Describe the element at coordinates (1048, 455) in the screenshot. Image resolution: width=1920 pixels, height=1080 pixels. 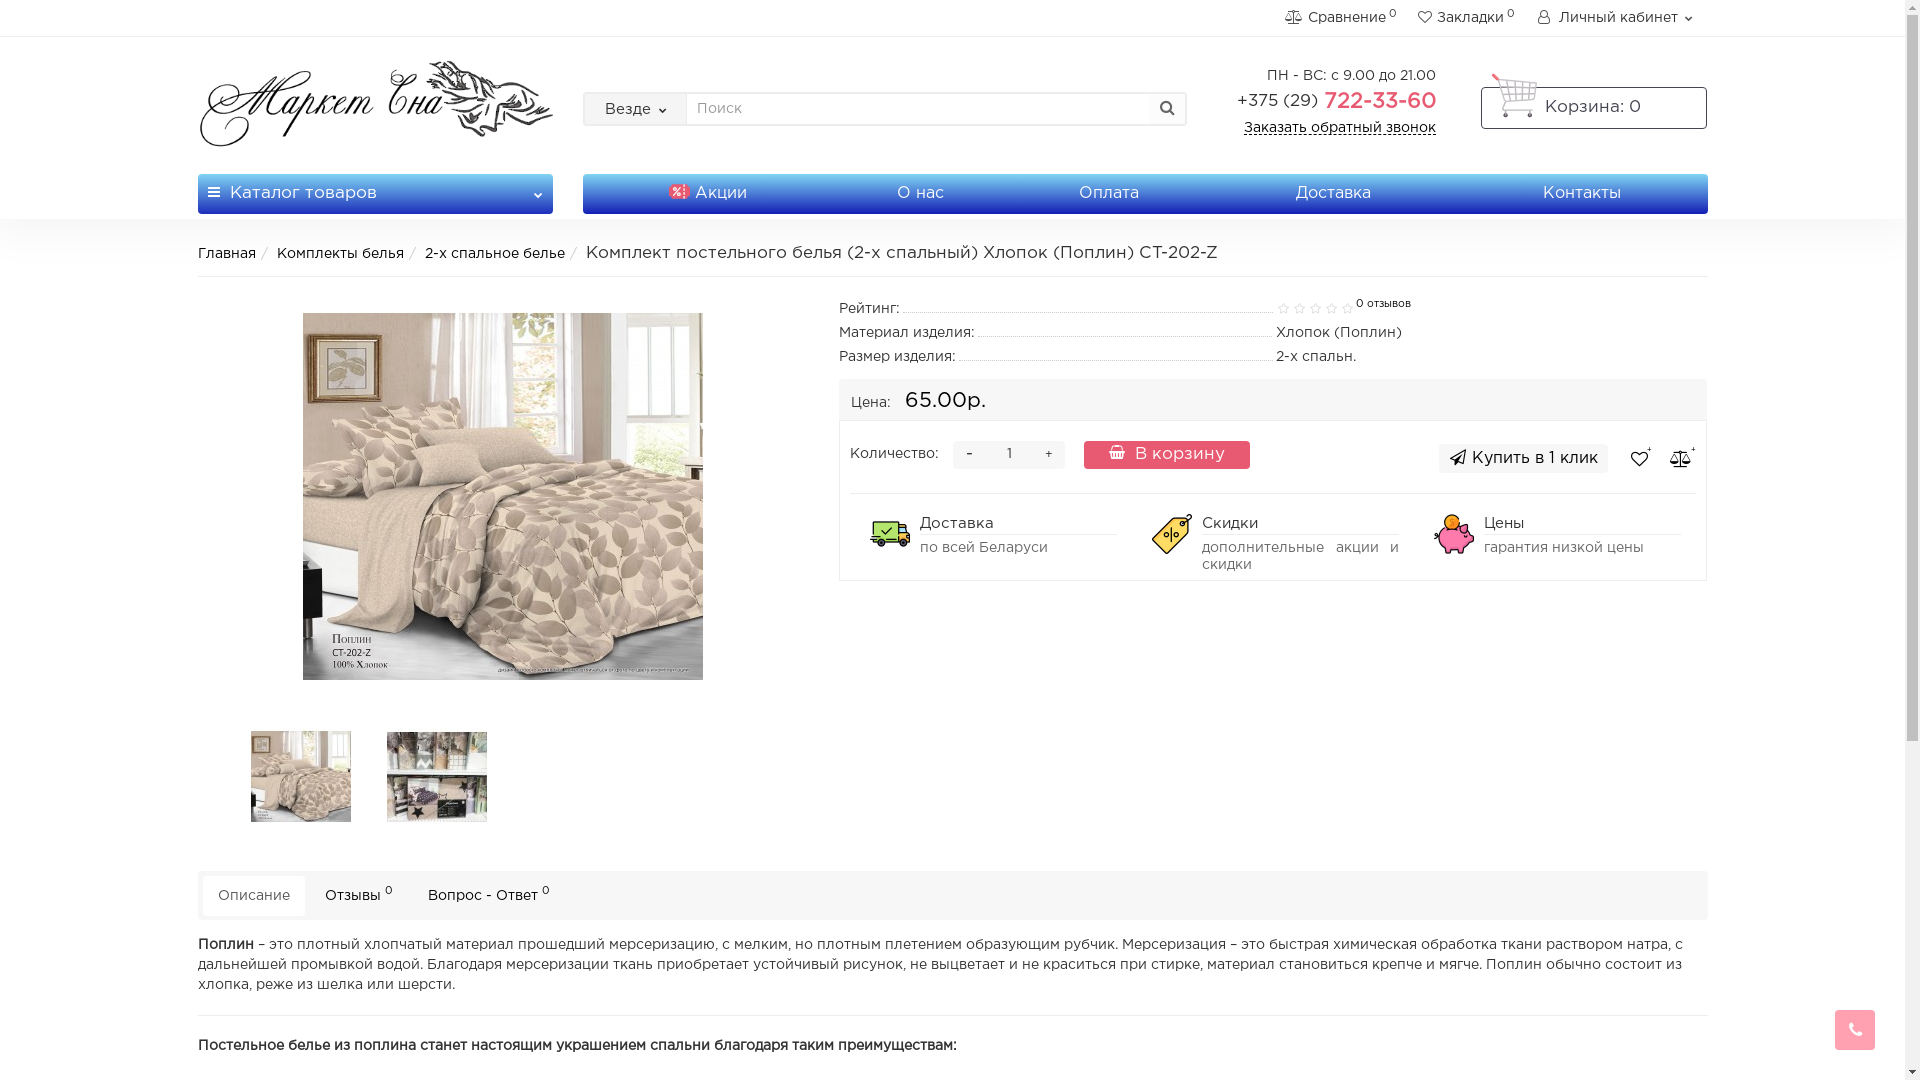
I see `'+'` at that location.